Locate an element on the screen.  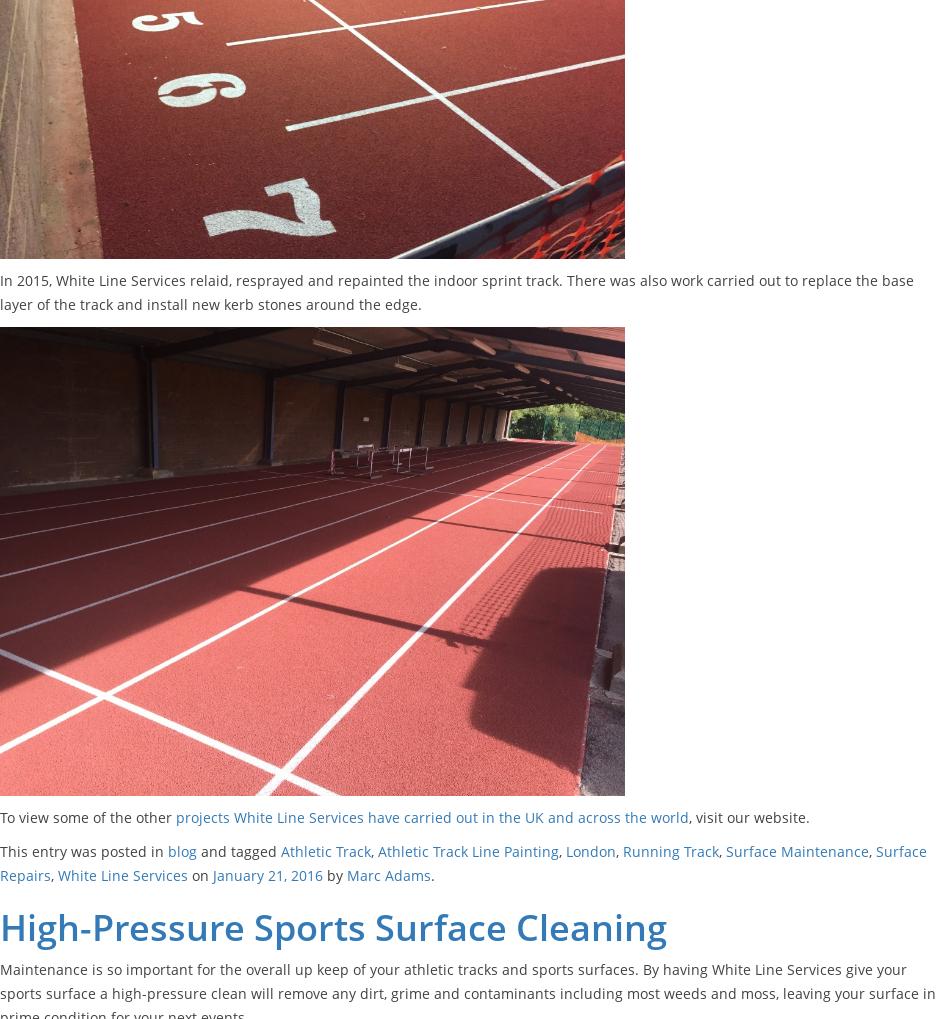
'by' is located at coordinates (322, 874).